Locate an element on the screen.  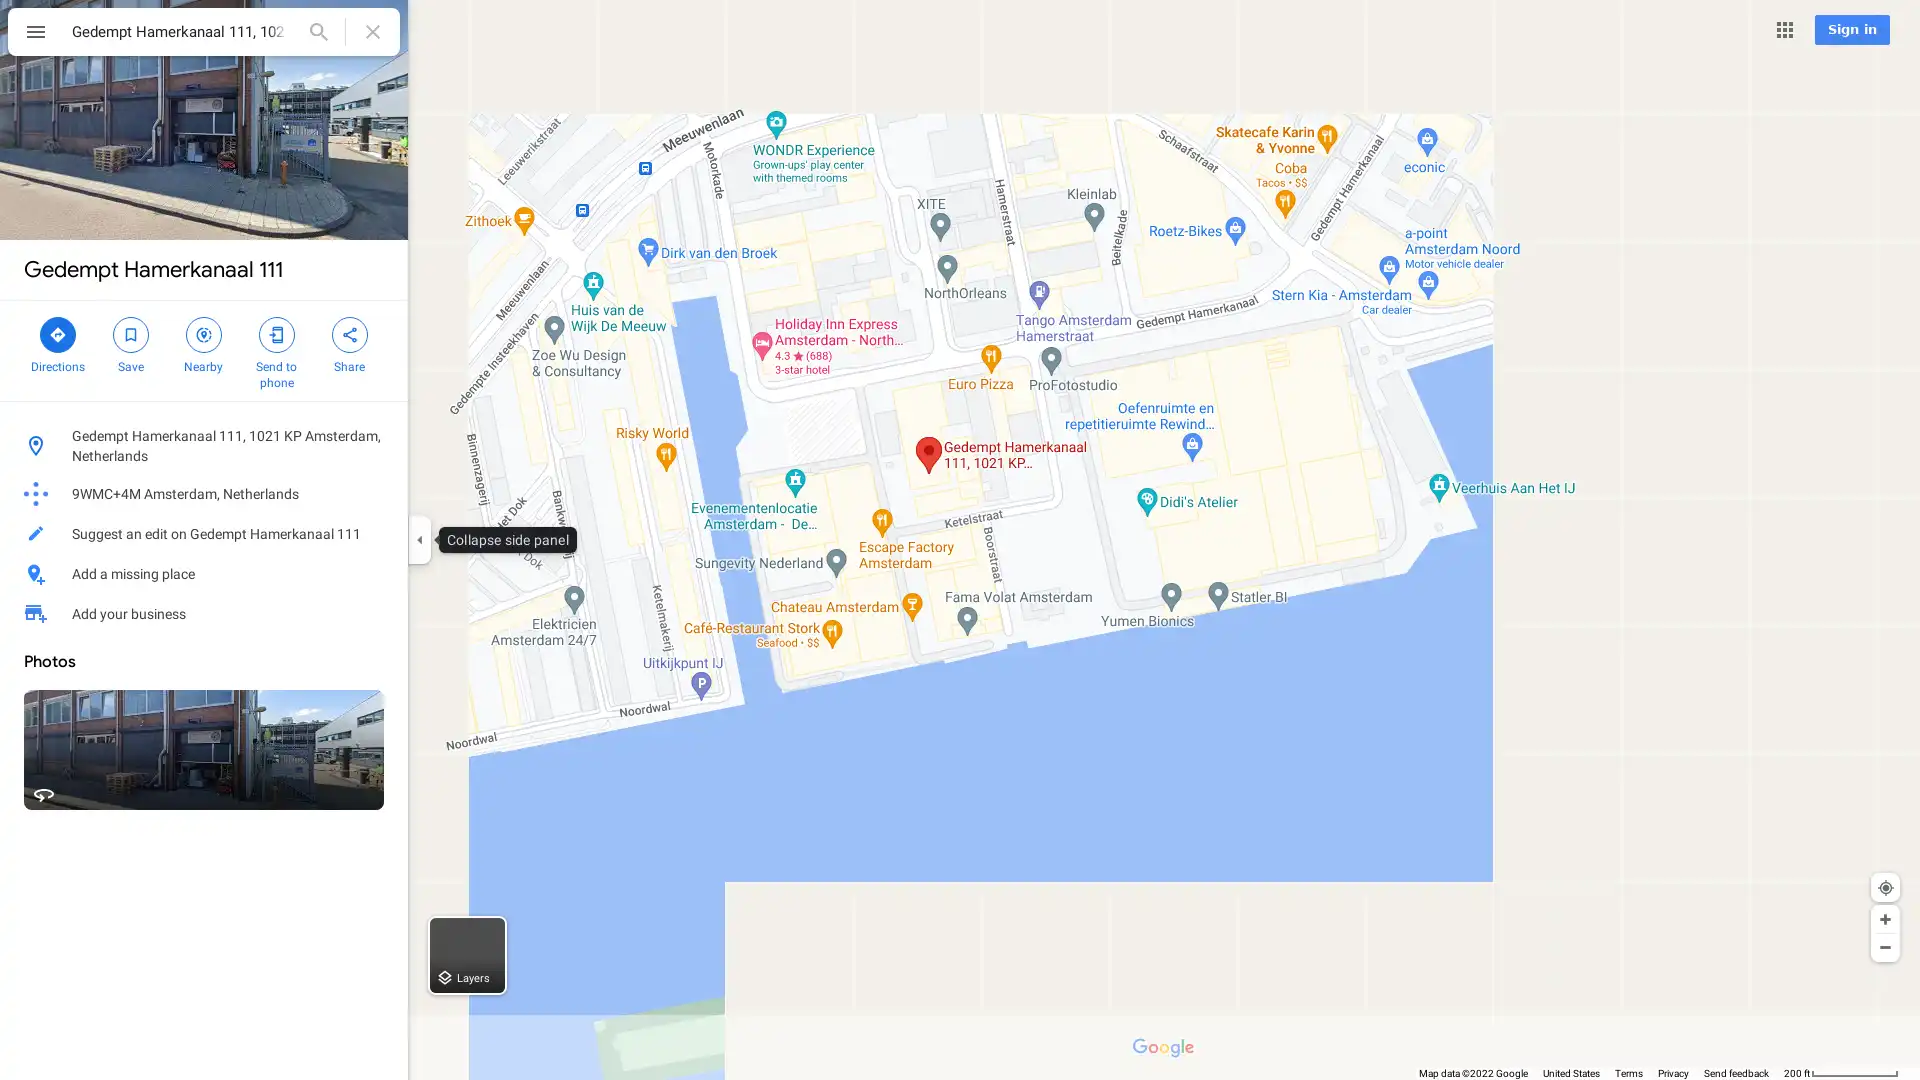
Zoom out is located at coordinates (1884, 1012).